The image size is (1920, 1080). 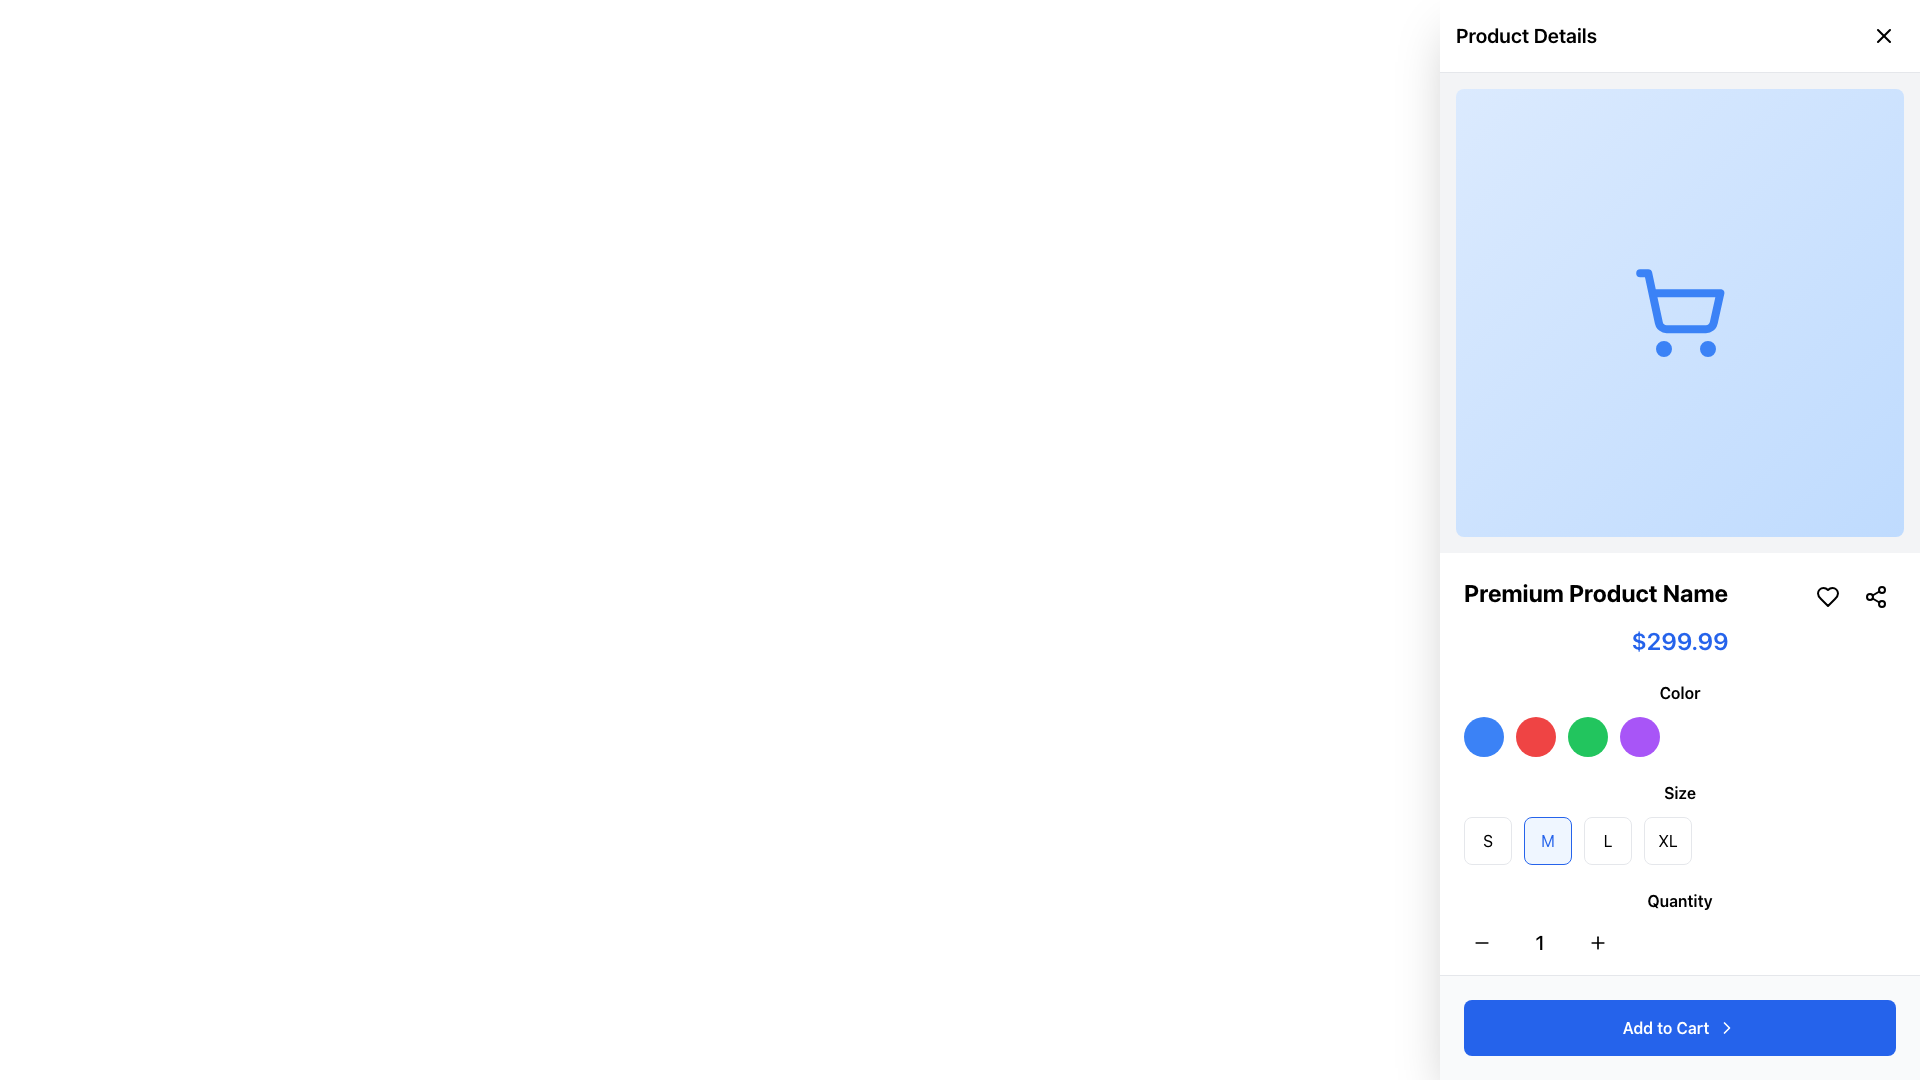 I want to click on the increment and decrement controls of the Quantity selector, located near the bottom of the product details section, so click(x=1680, y=925).